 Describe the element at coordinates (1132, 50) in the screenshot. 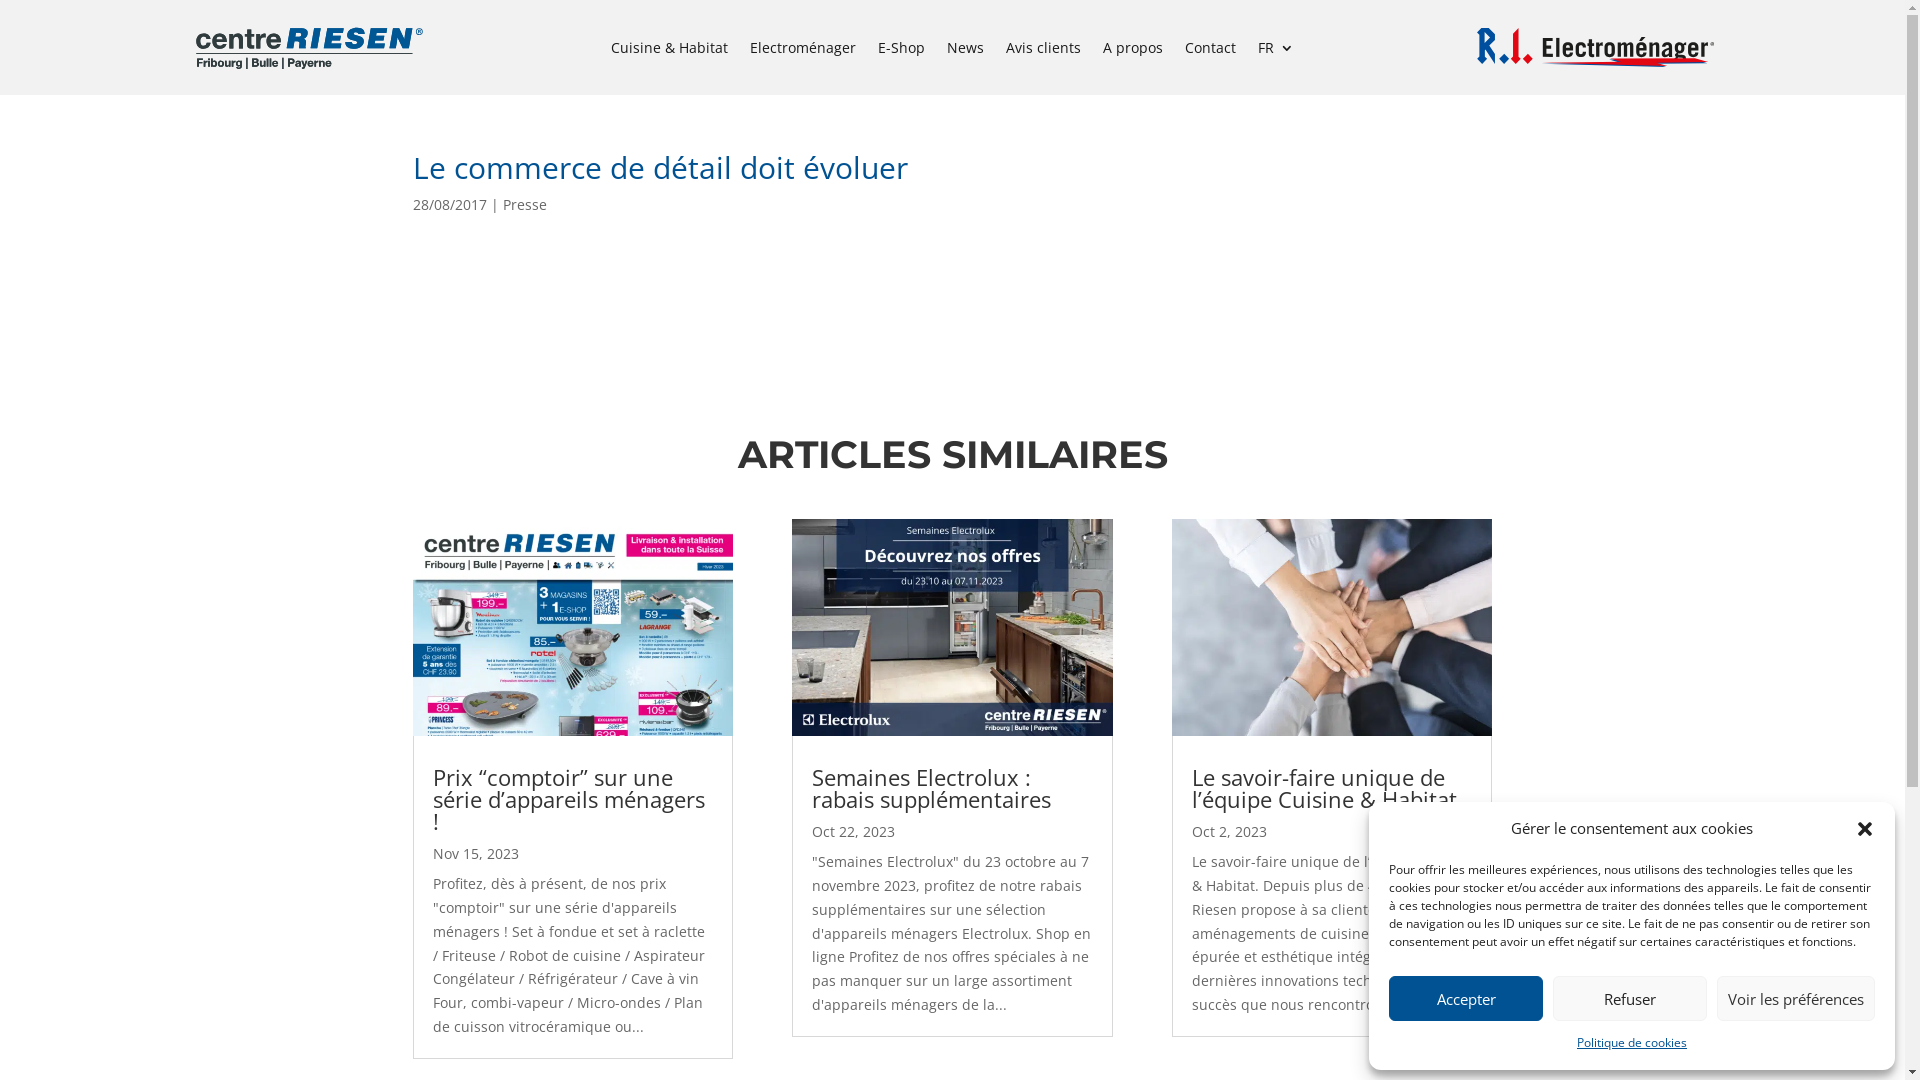

I see `'A propos'` at that location.